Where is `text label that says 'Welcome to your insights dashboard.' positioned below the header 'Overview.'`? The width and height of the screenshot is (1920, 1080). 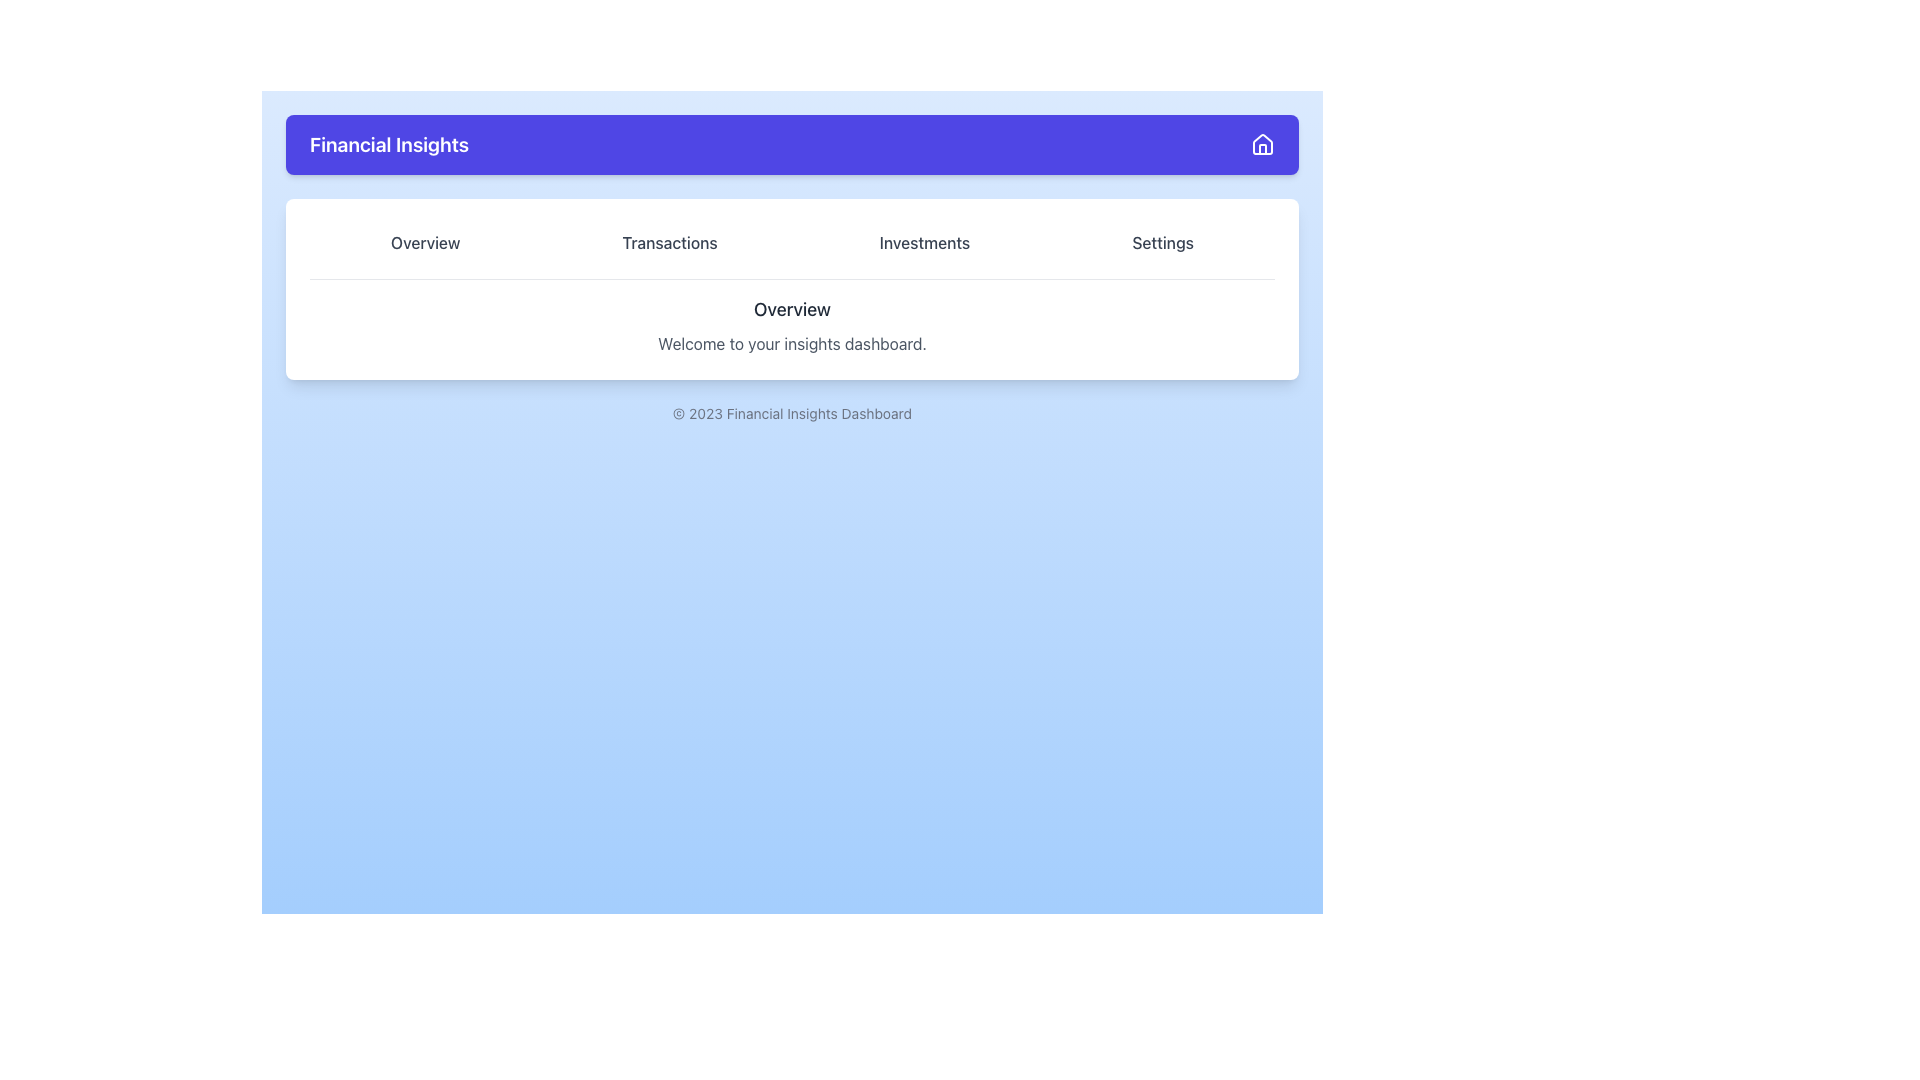 text label that says 'Welcome to your insights dashboard.' positioned below the header 'Overview.' is located at coordinates (791, 342).